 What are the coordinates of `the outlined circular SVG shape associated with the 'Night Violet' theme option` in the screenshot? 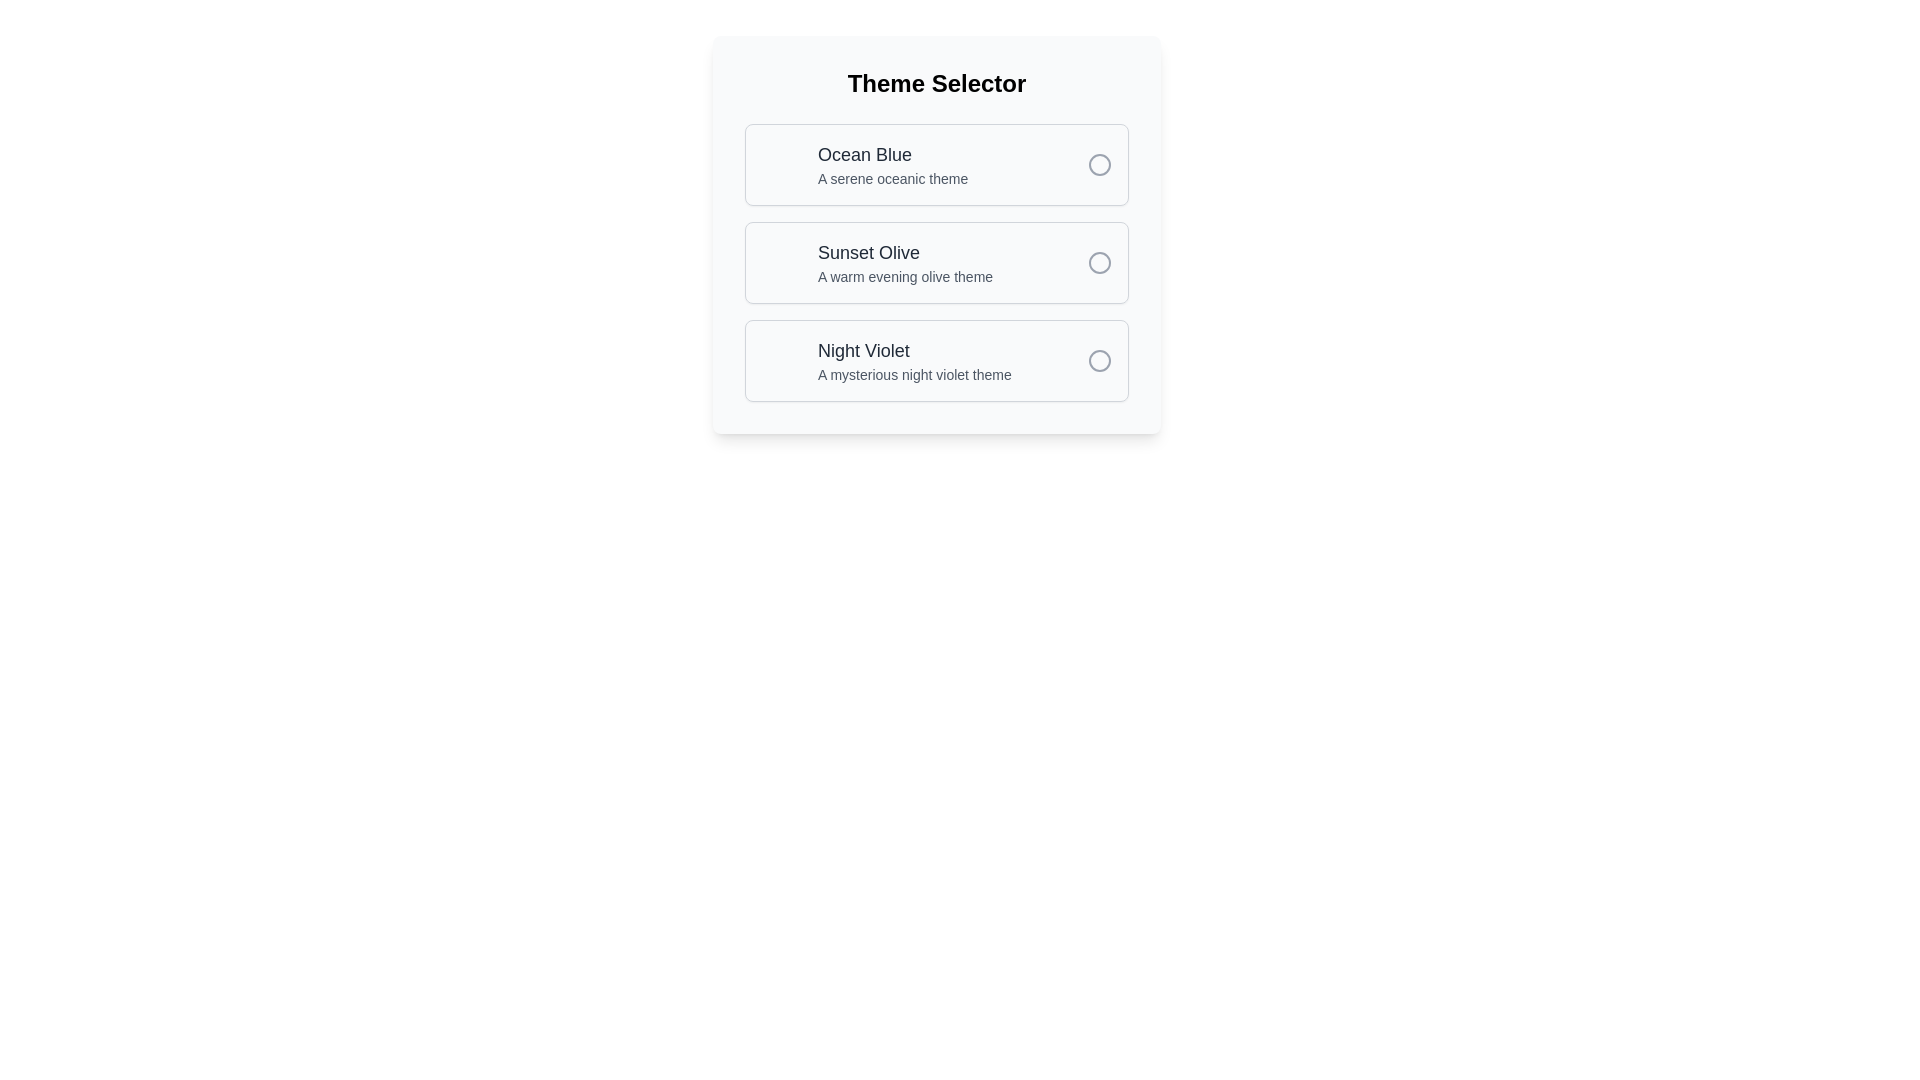 It's located at (1098, 361).